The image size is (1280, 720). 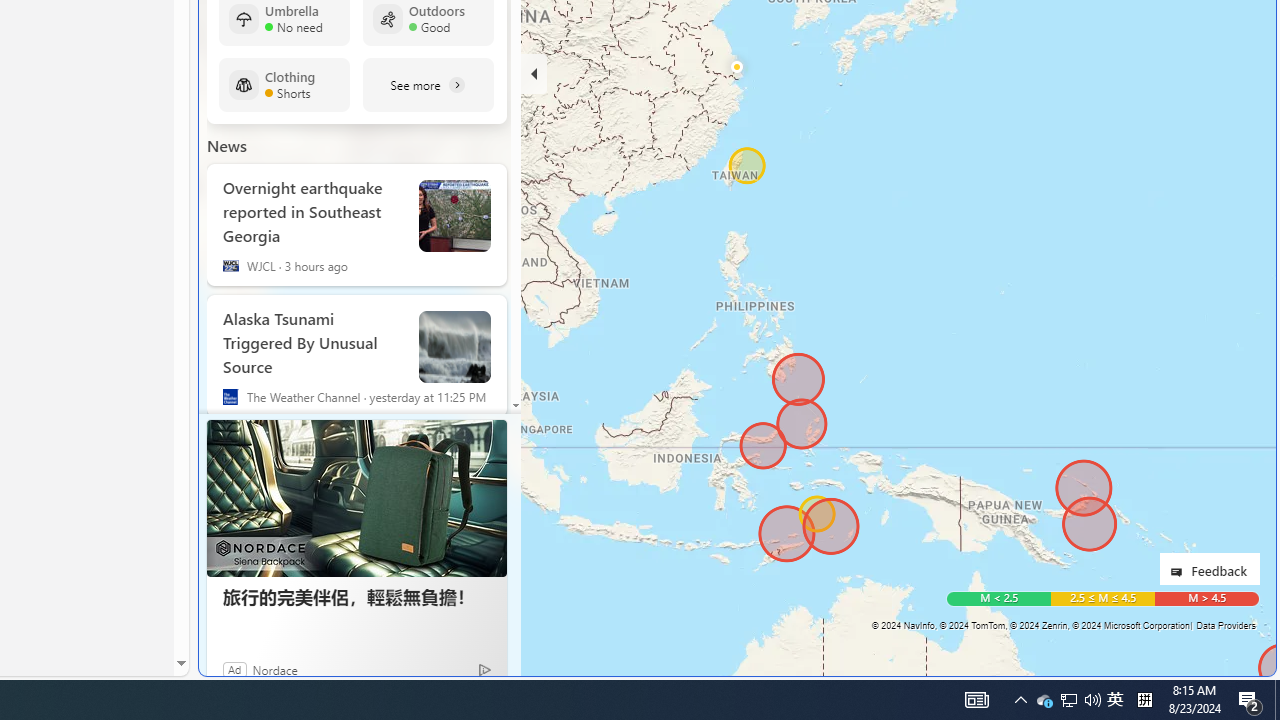 What do you see at coordinates (283, 84) in the screenshot?
I see `'Clothing Shorts'` at bounding box center [283, 84].